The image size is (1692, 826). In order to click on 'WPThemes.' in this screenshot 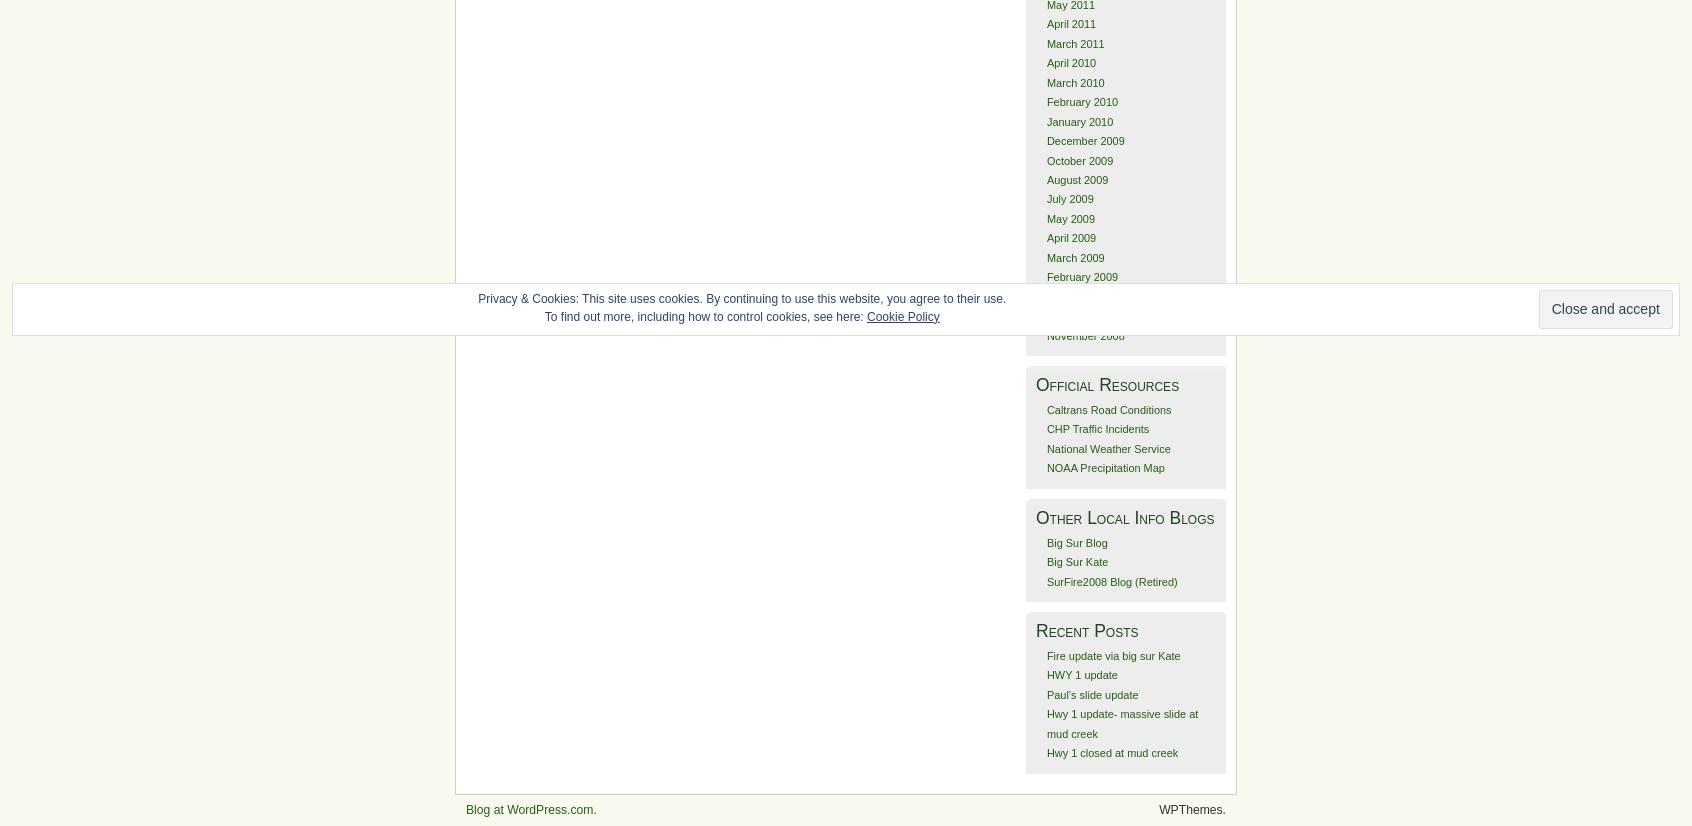, I will do `click(1191, 808)`.